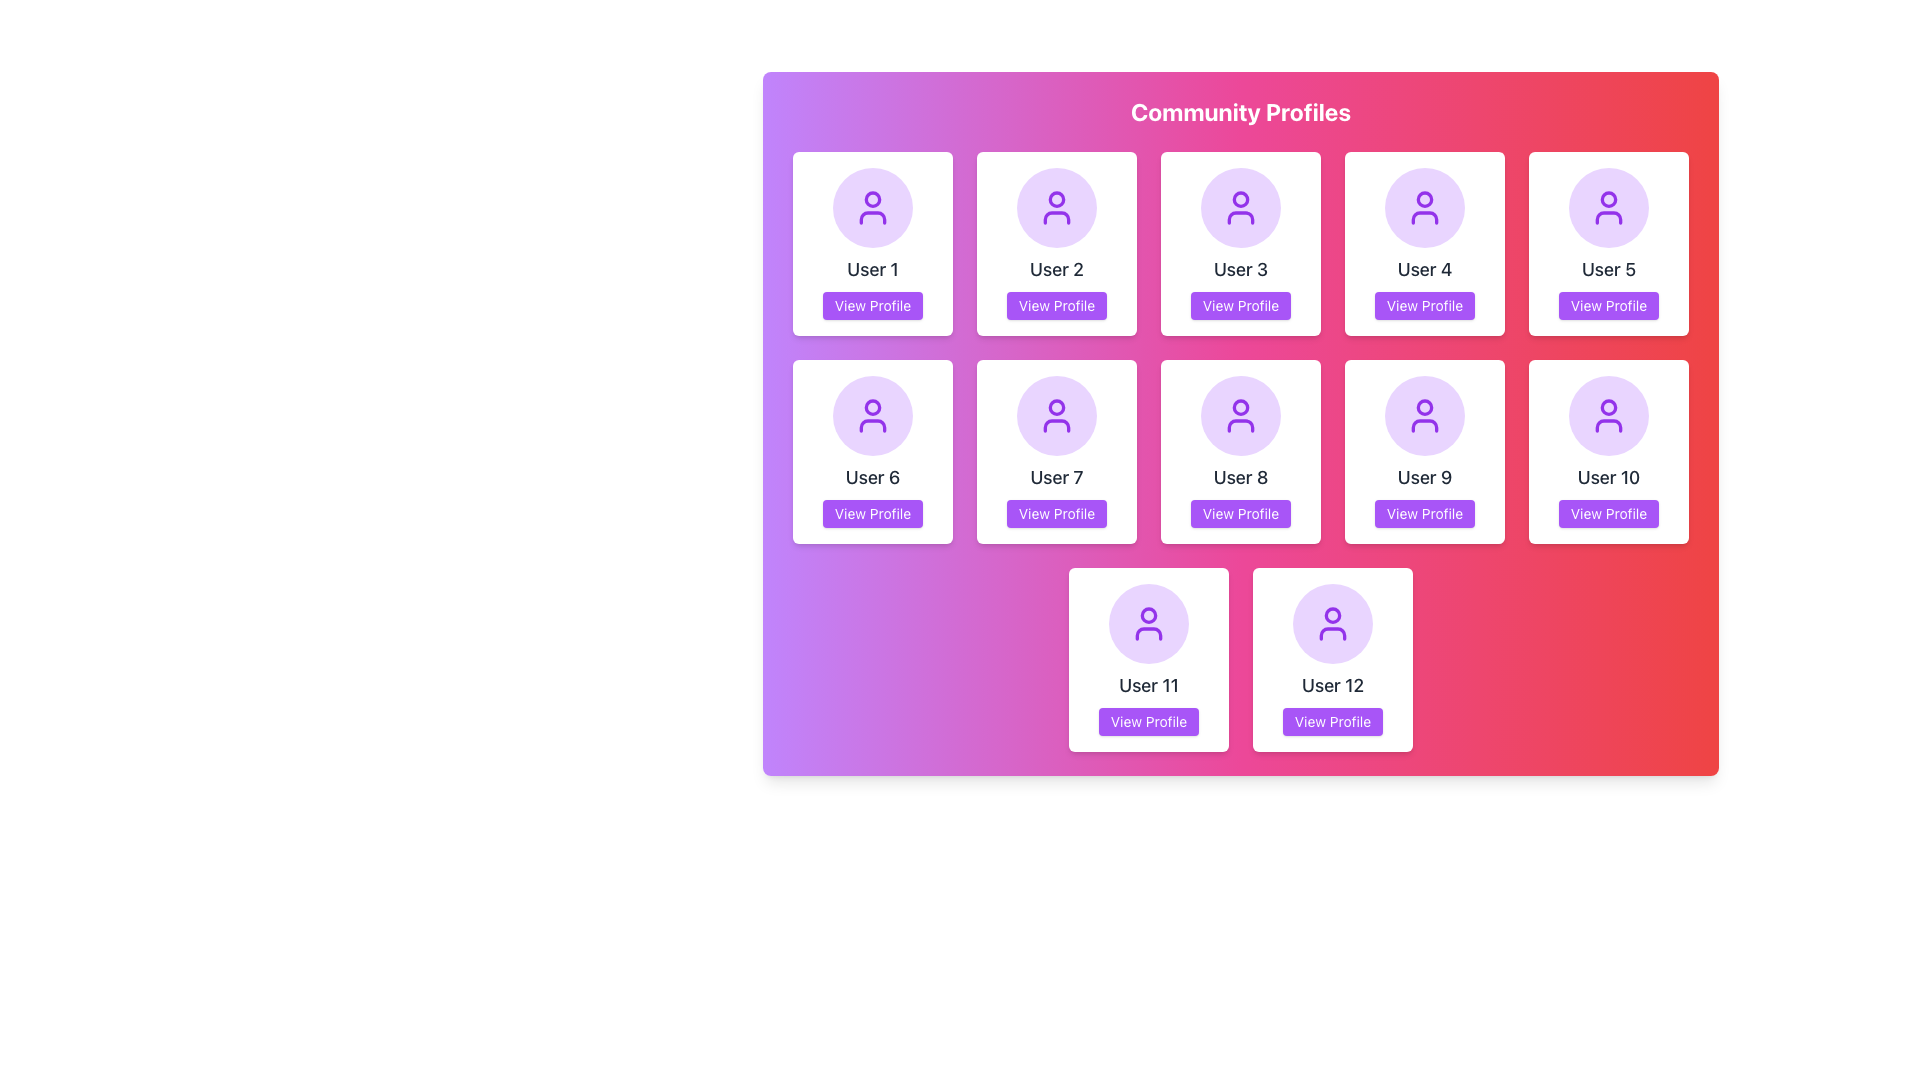  Describe the element at coordinates (1333, 613) in the screenshot. I see `the circular user profile icon representing User 12 located in the last row, second column of the Community Profiles section` at that location.